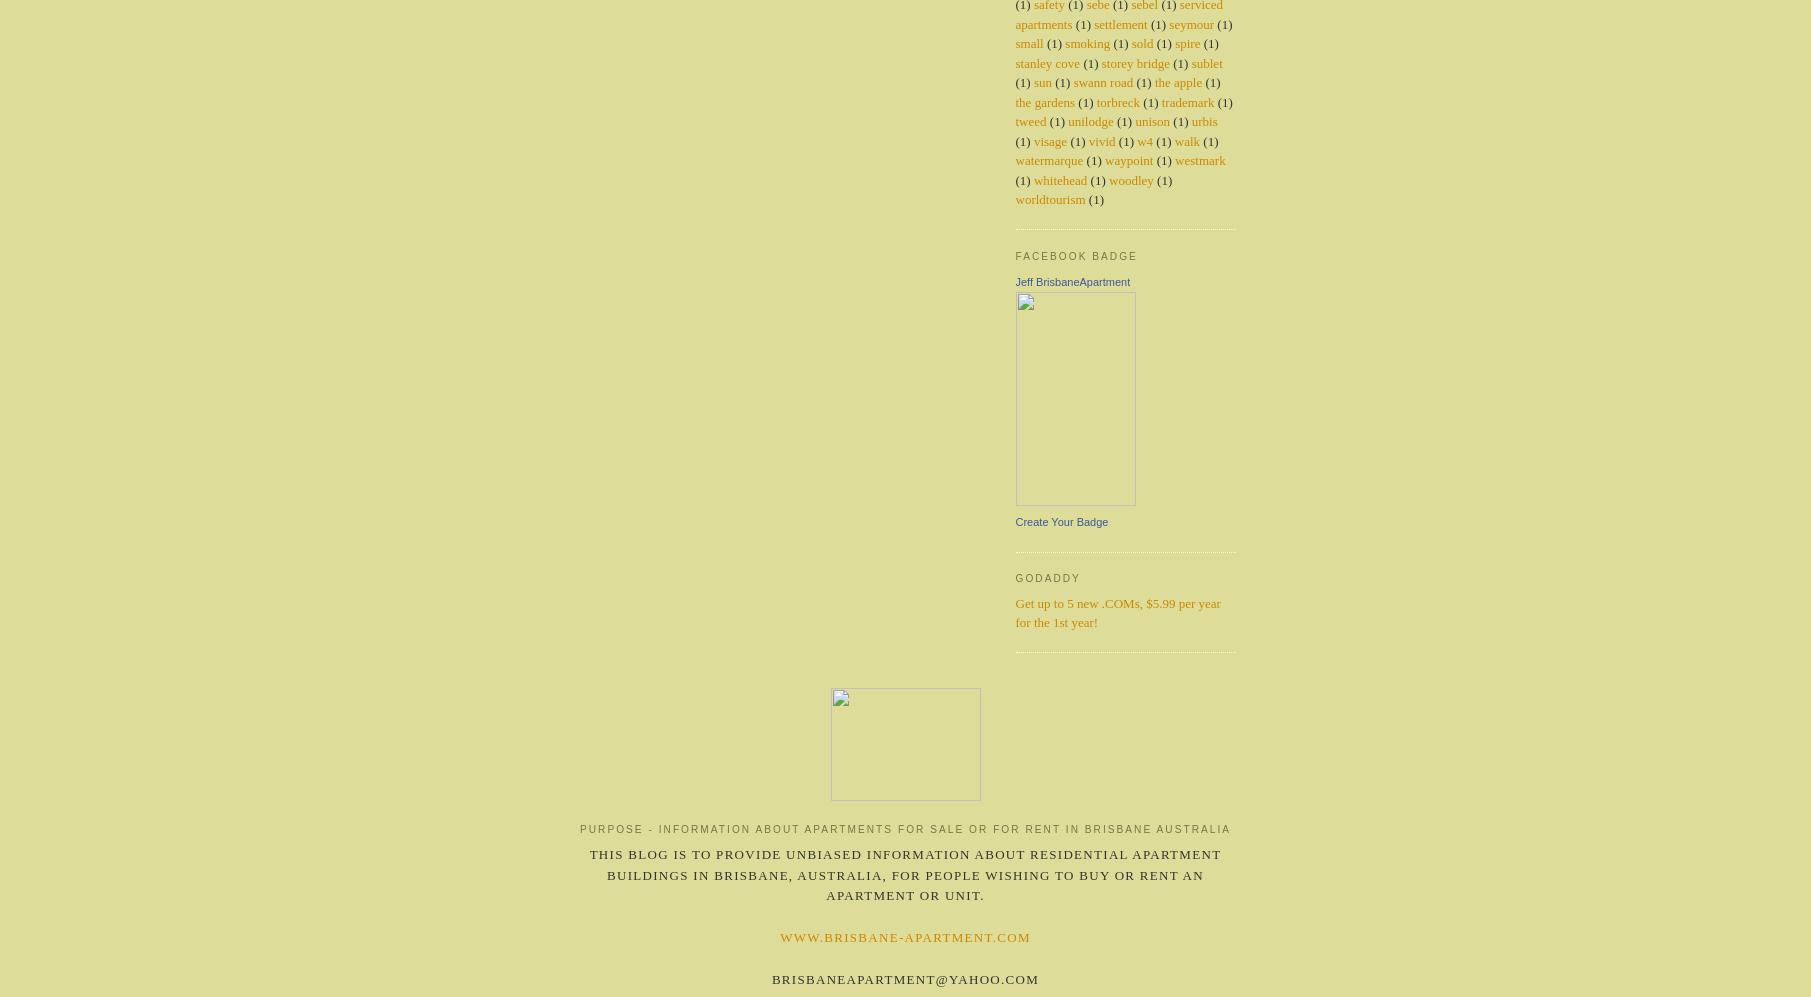  What do you see at coordinates (1129, 178) in the screenshot?
I see `'woodley'` at bounding box center [1129, 178].